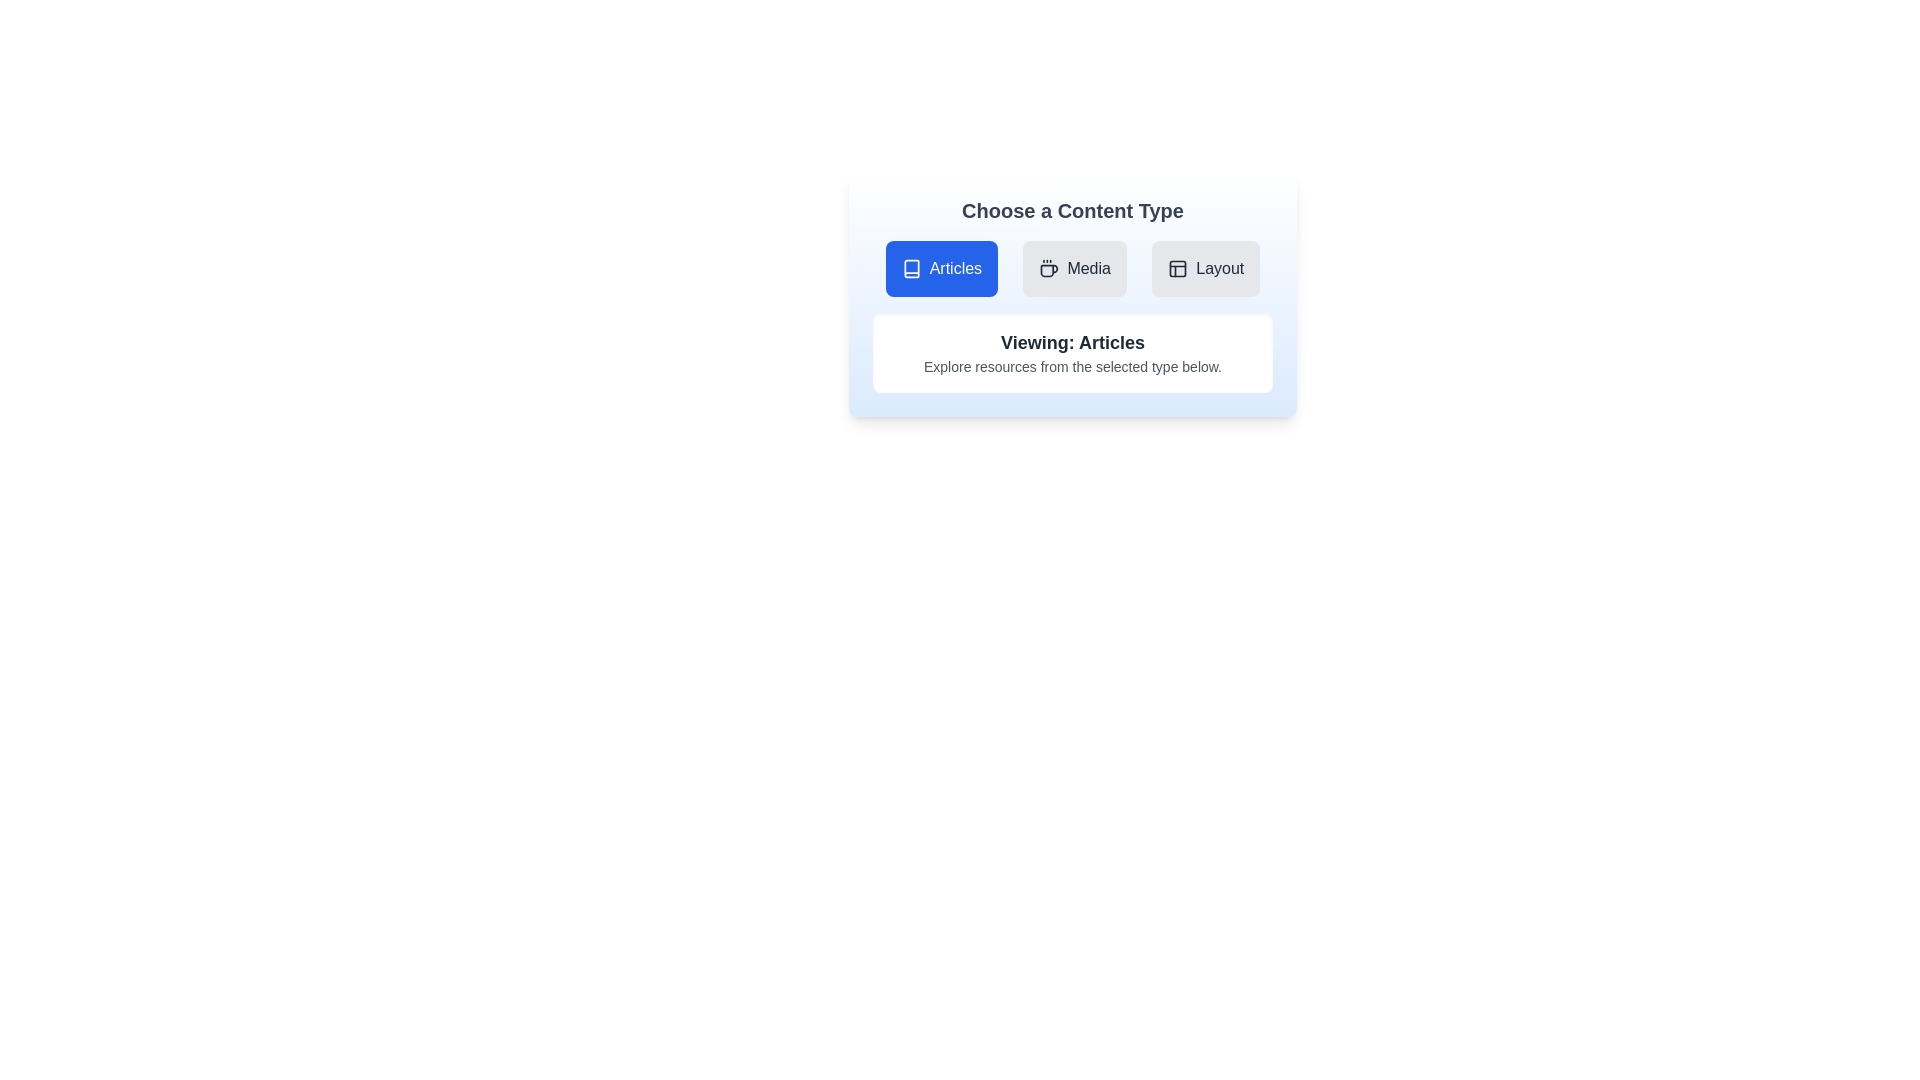 Image resolution: width=1920 pixels, height=1080 pixels. Describe the element at coordinates (910, 268) in the screenshot. I see `the graphical icon within the button labeled 'Articles'` at that location.